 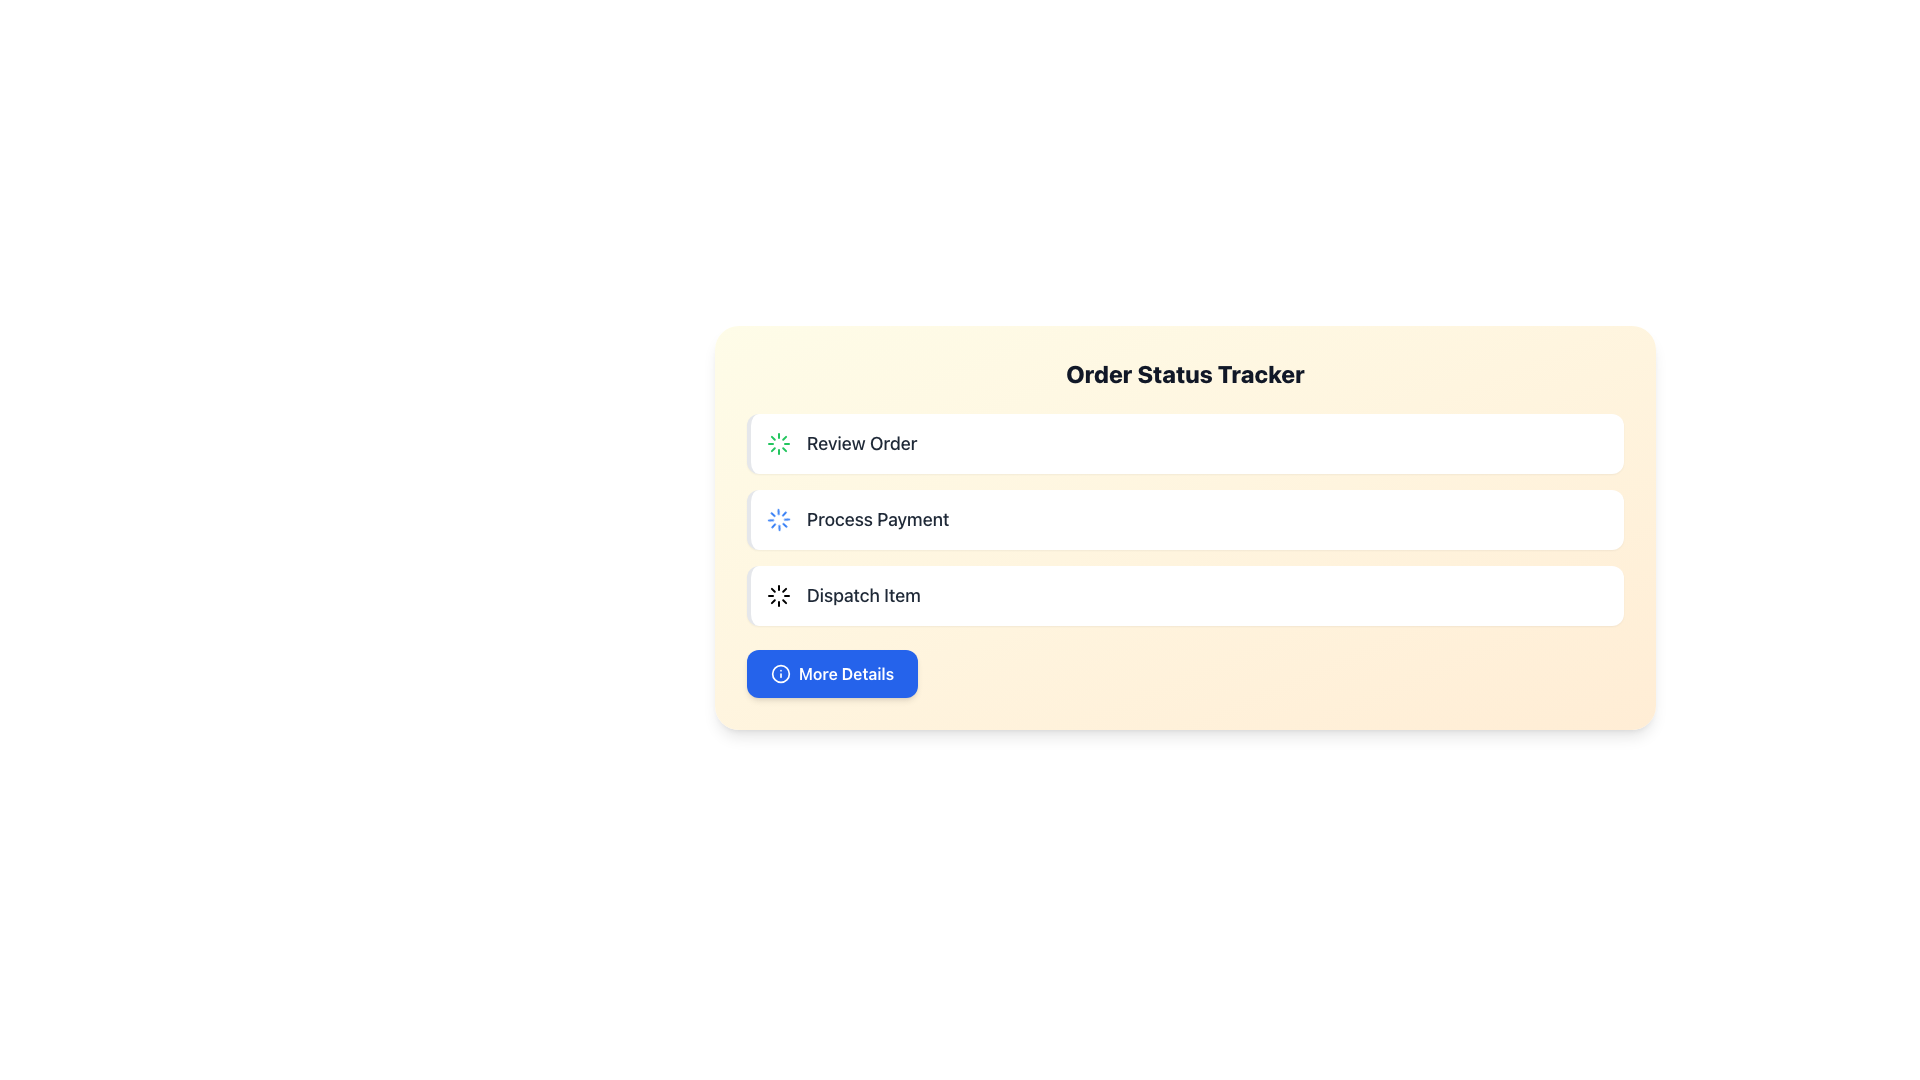 I want to click on the small circular loading spinner icon with green accents located to the left of the 'Review Order' label, so click(x=777, y=442).